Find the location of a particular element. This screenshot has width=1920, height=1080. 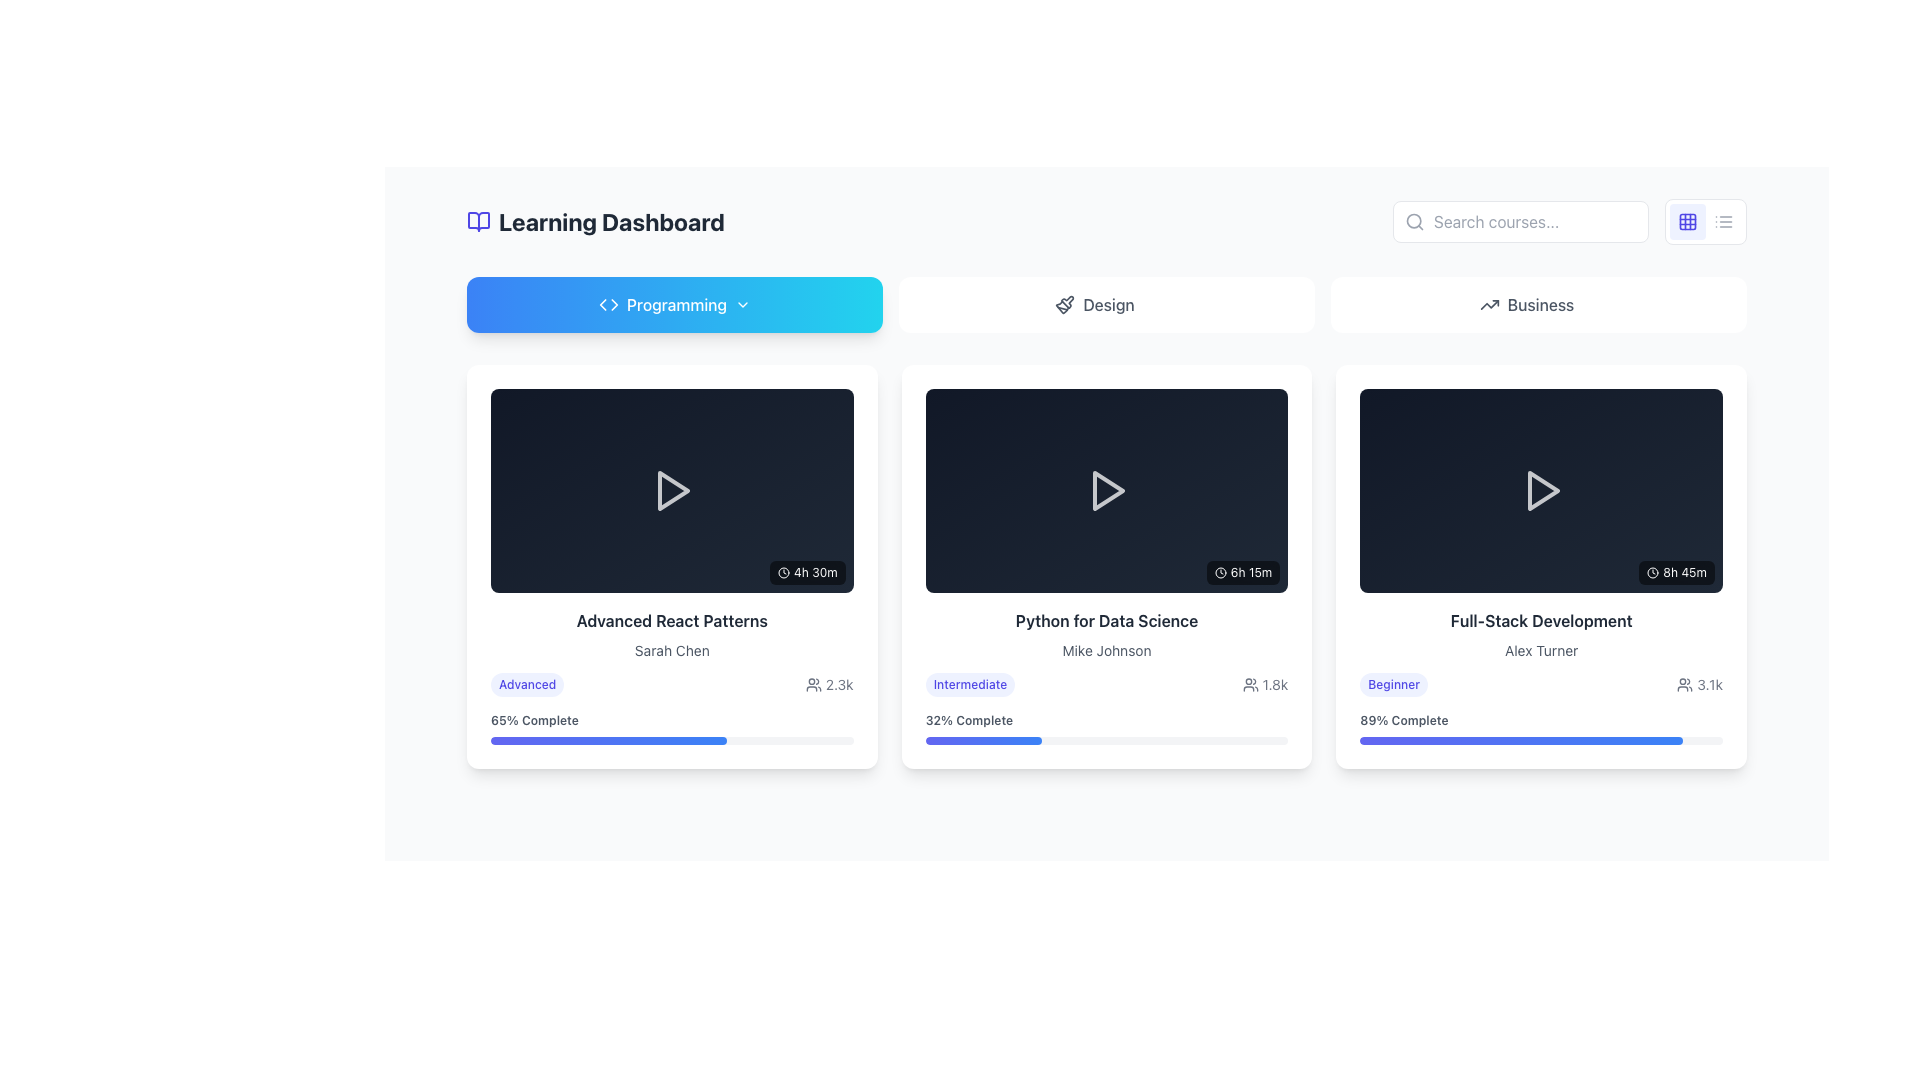

the triangular play button located at the center of the video thumbnail on the 'Full-Stack Development' card in the Learning Dashboard to change its opacity is located at coordinates (1540, 490).